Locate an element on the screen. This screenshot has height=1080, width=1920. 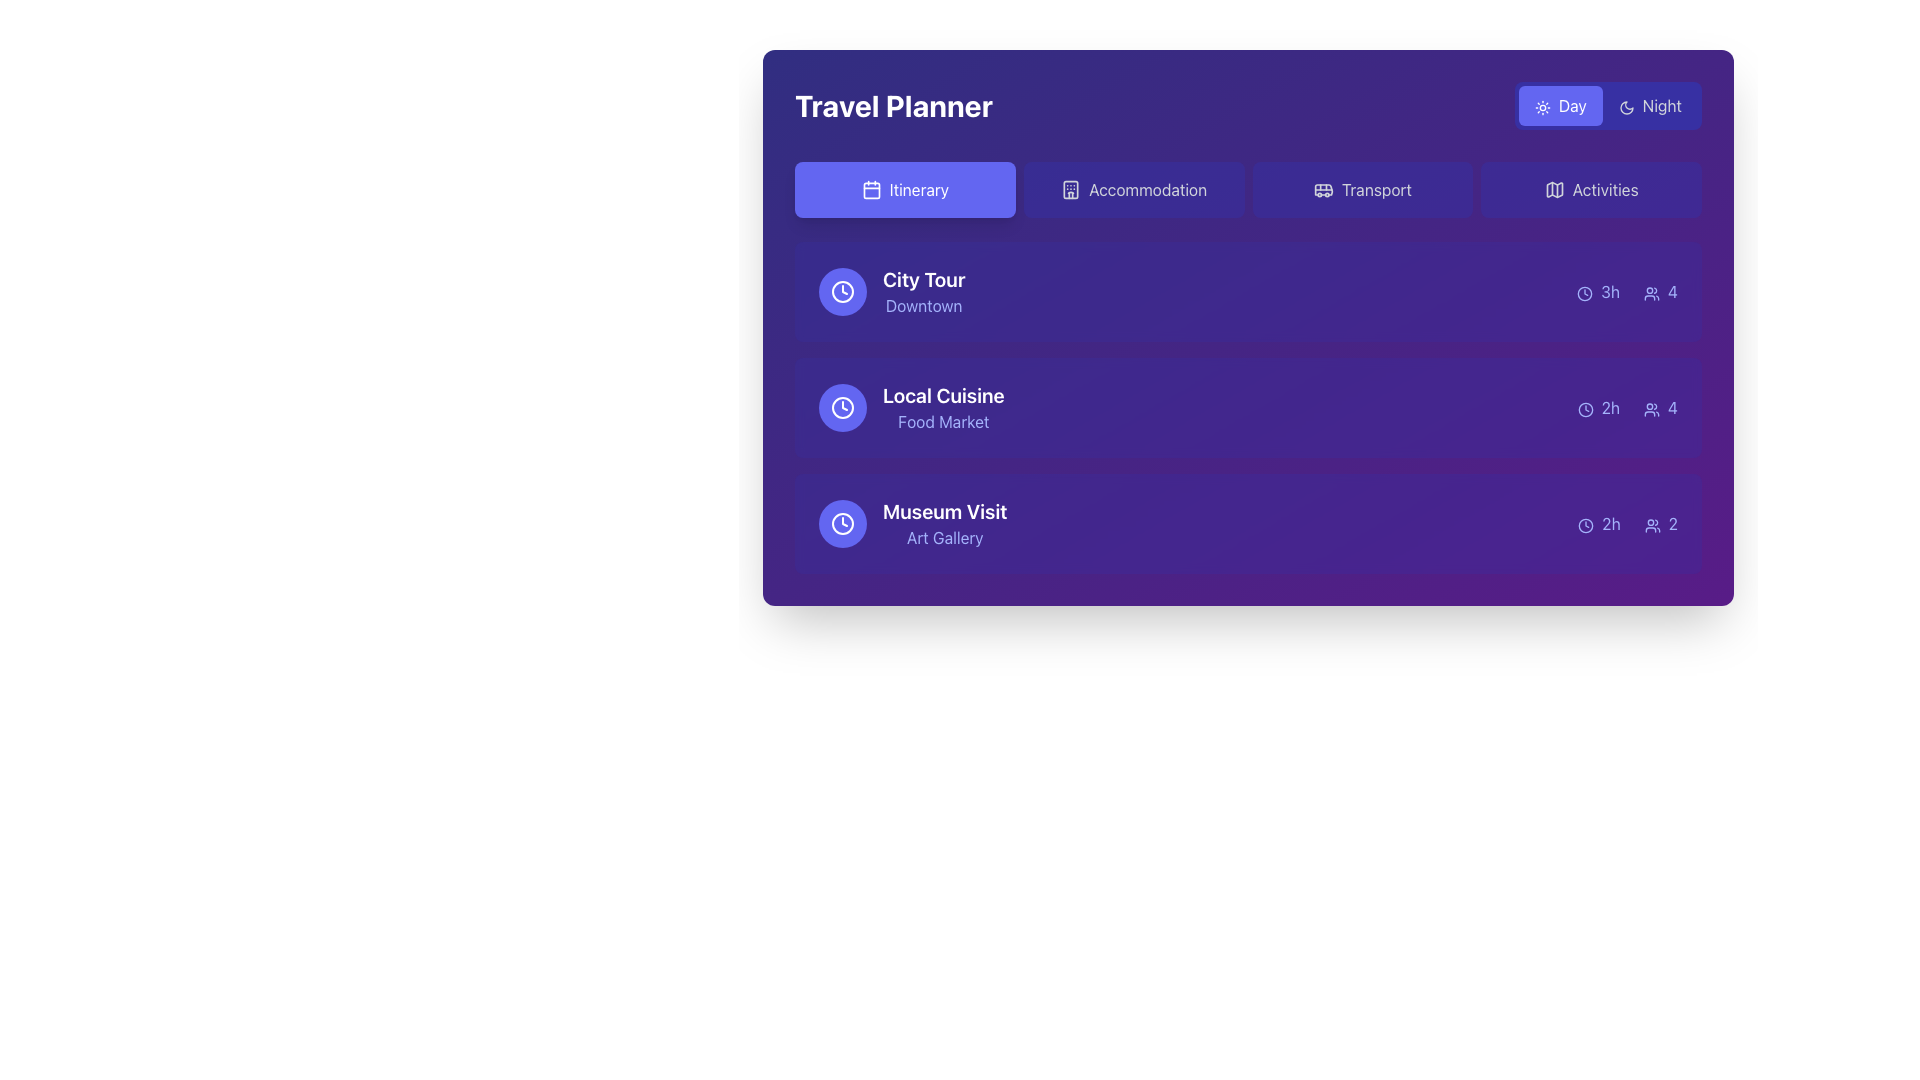
the horizontally rectangular purple button labeled 'Accommodation' with a small building icon is located at coordinates (1134, 189).